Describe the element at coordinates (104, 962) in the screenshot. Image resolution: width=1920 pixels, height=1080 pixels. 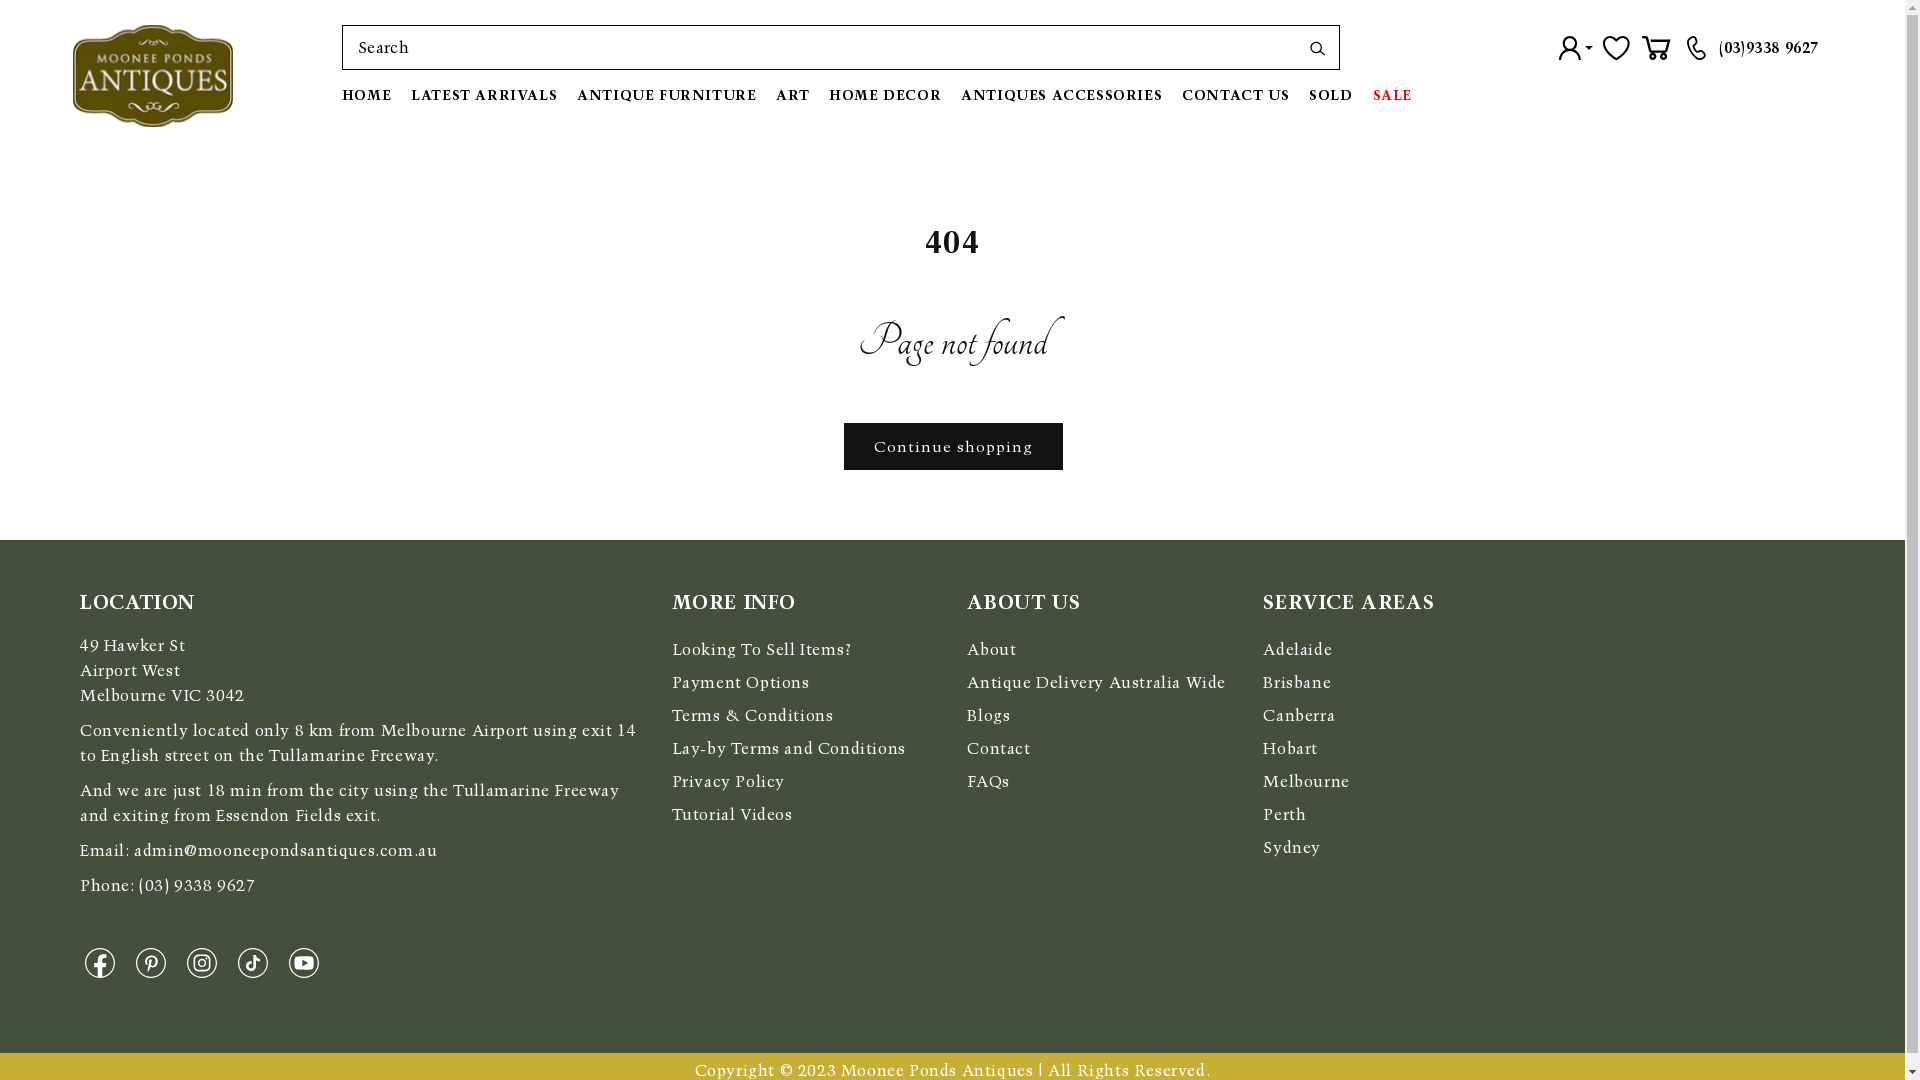
I see `'Facebook'` at that location.